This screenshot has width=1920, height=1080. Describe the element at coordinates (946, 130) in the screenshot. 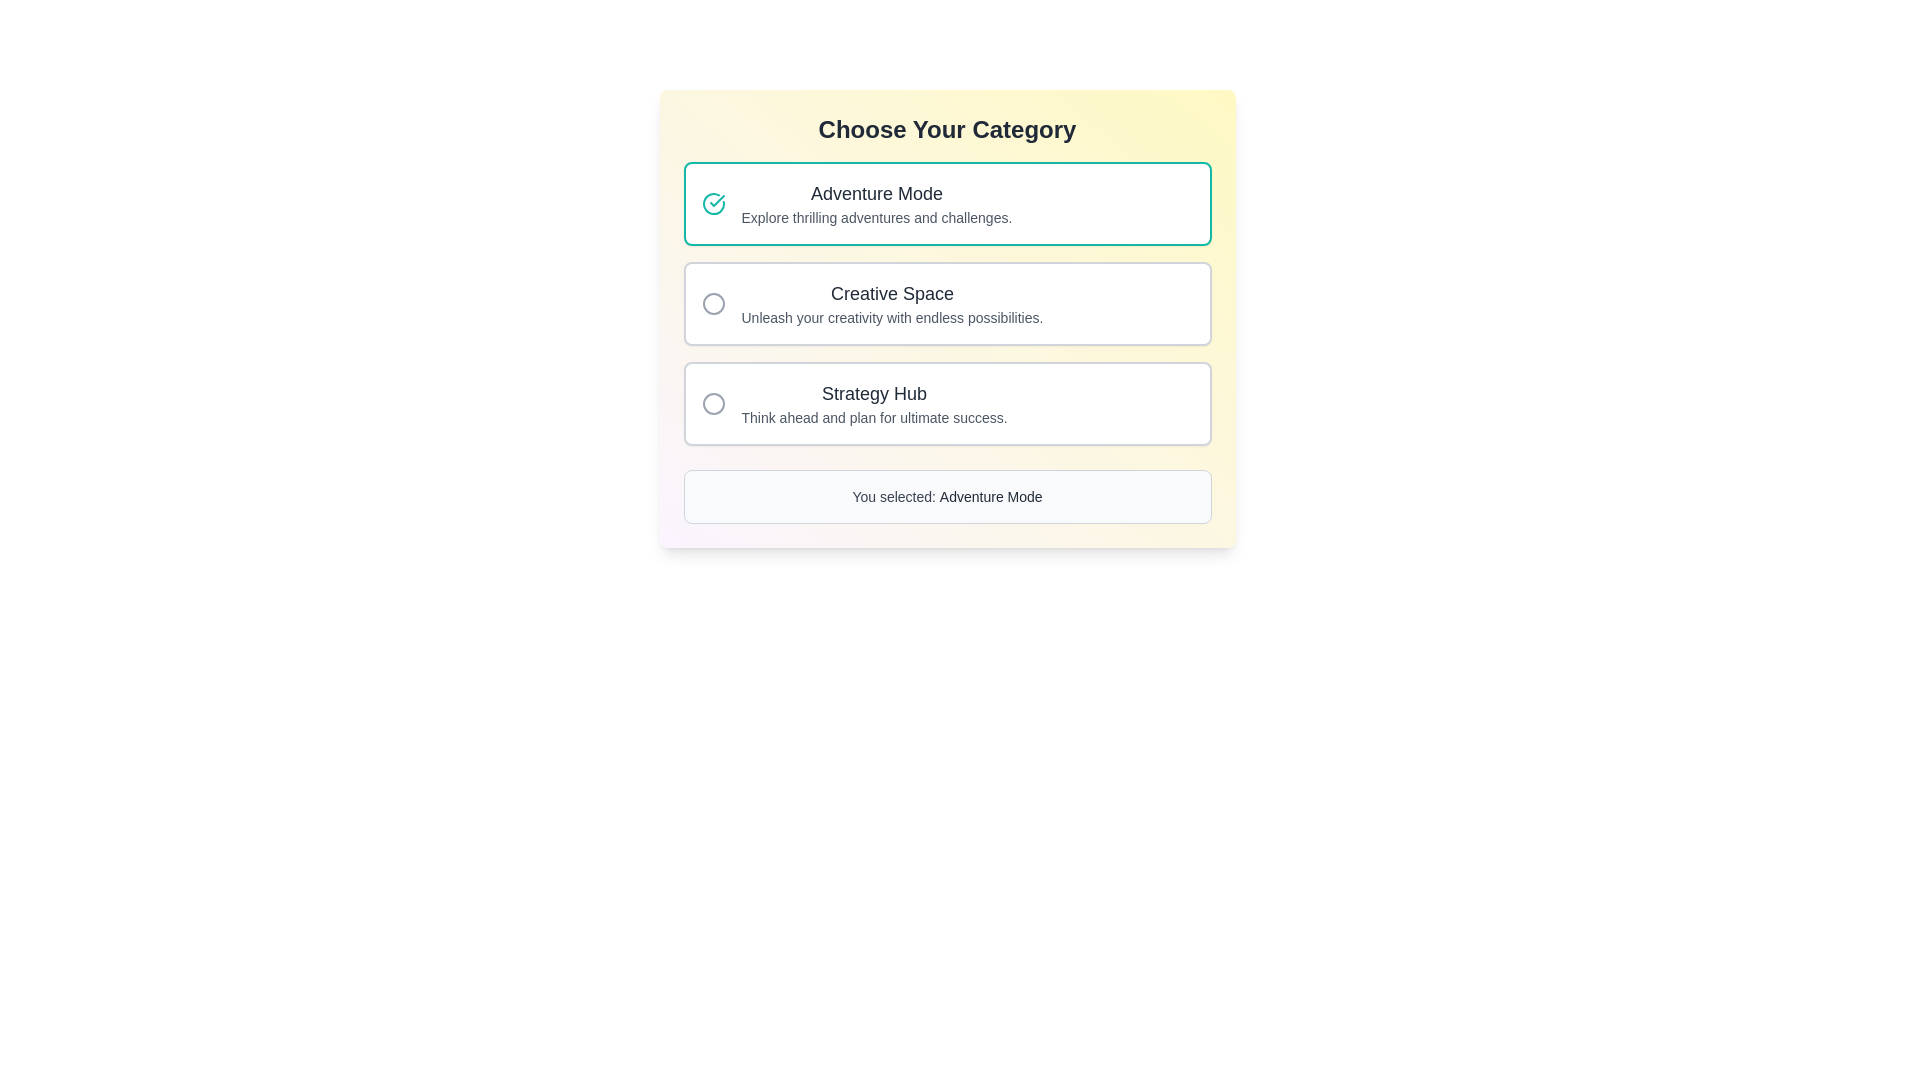

I see `text from the centered heading label that says 'Choose Your Category', which is located at the top of the card interface` at that location.